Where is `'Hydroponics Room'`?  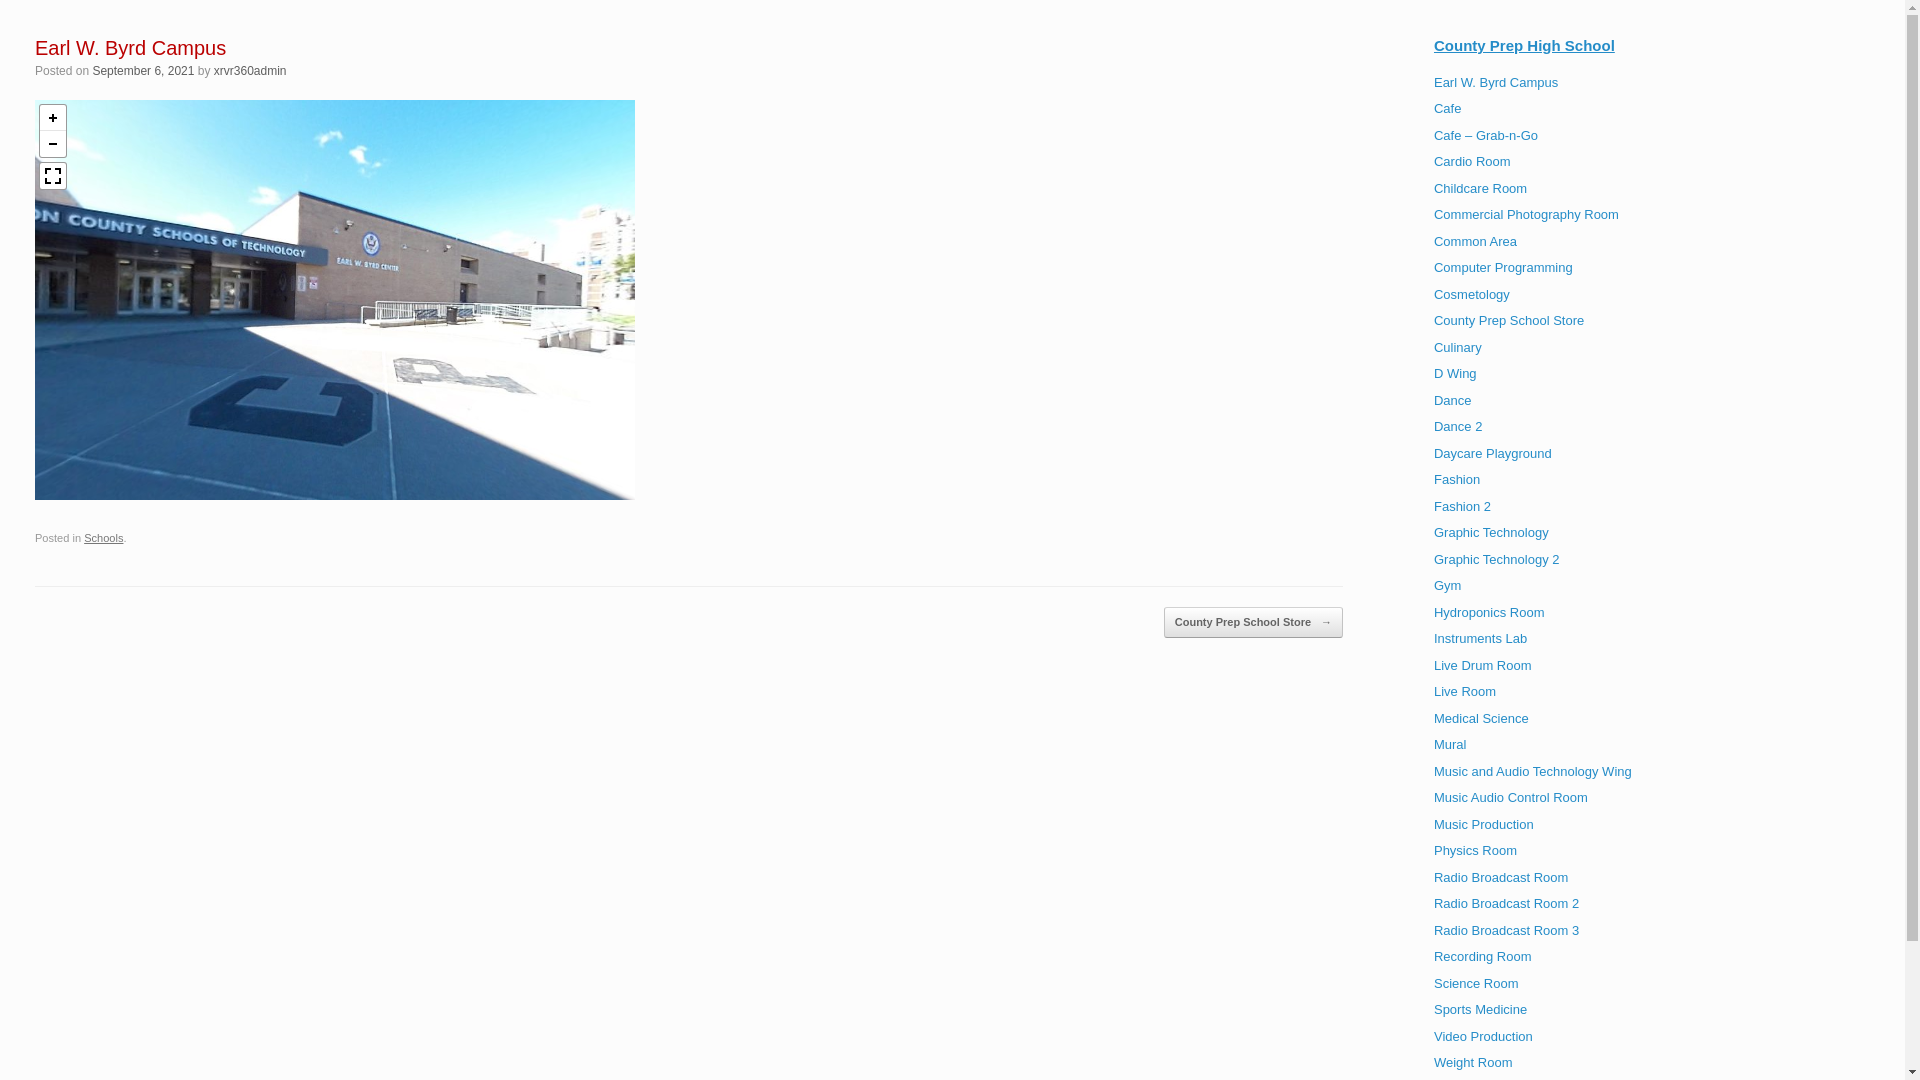 'Hydroponics Room' is located at coordinates (1489, 610).